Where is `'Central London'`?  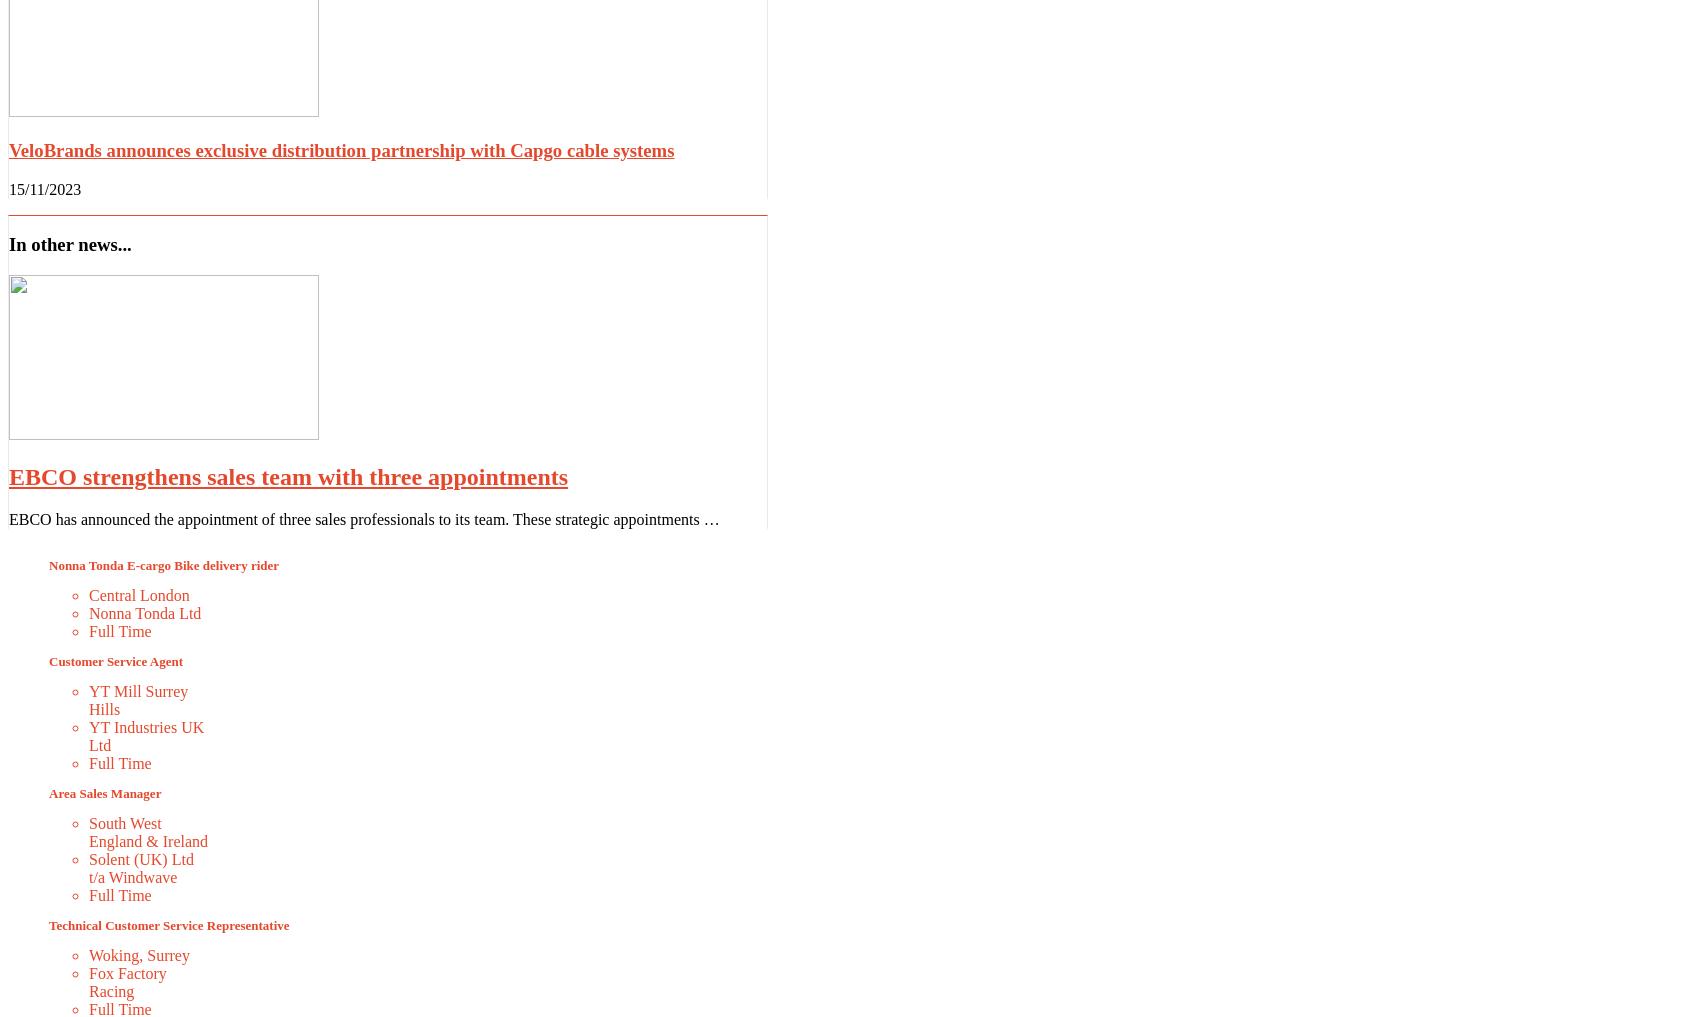
'Central London' is located at coordinates (138, 593).